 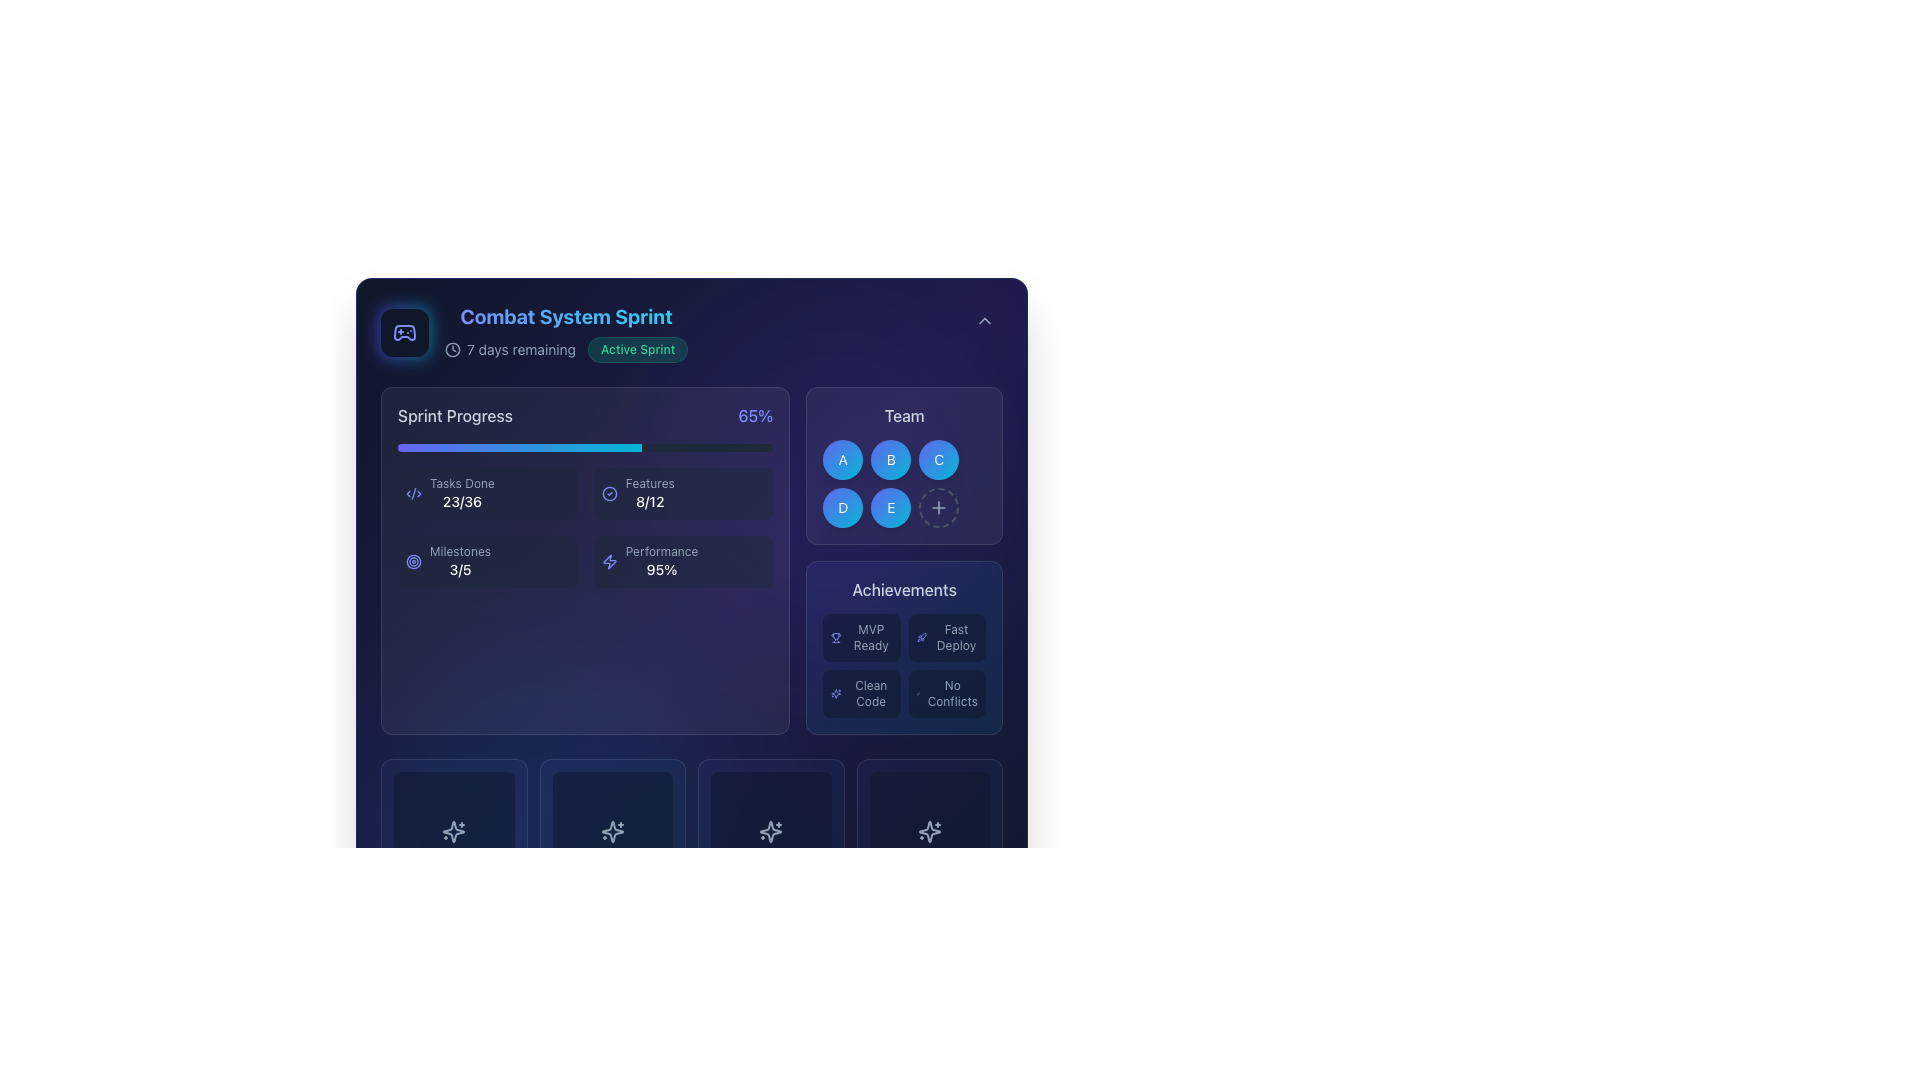 What do you see at coordinates (836, 637) in the screenshot?
I see `the trophy icon located to the left of the text 'MVP Ready' within the 'Achievements' section of the interface` at bounding box center [836, 637].